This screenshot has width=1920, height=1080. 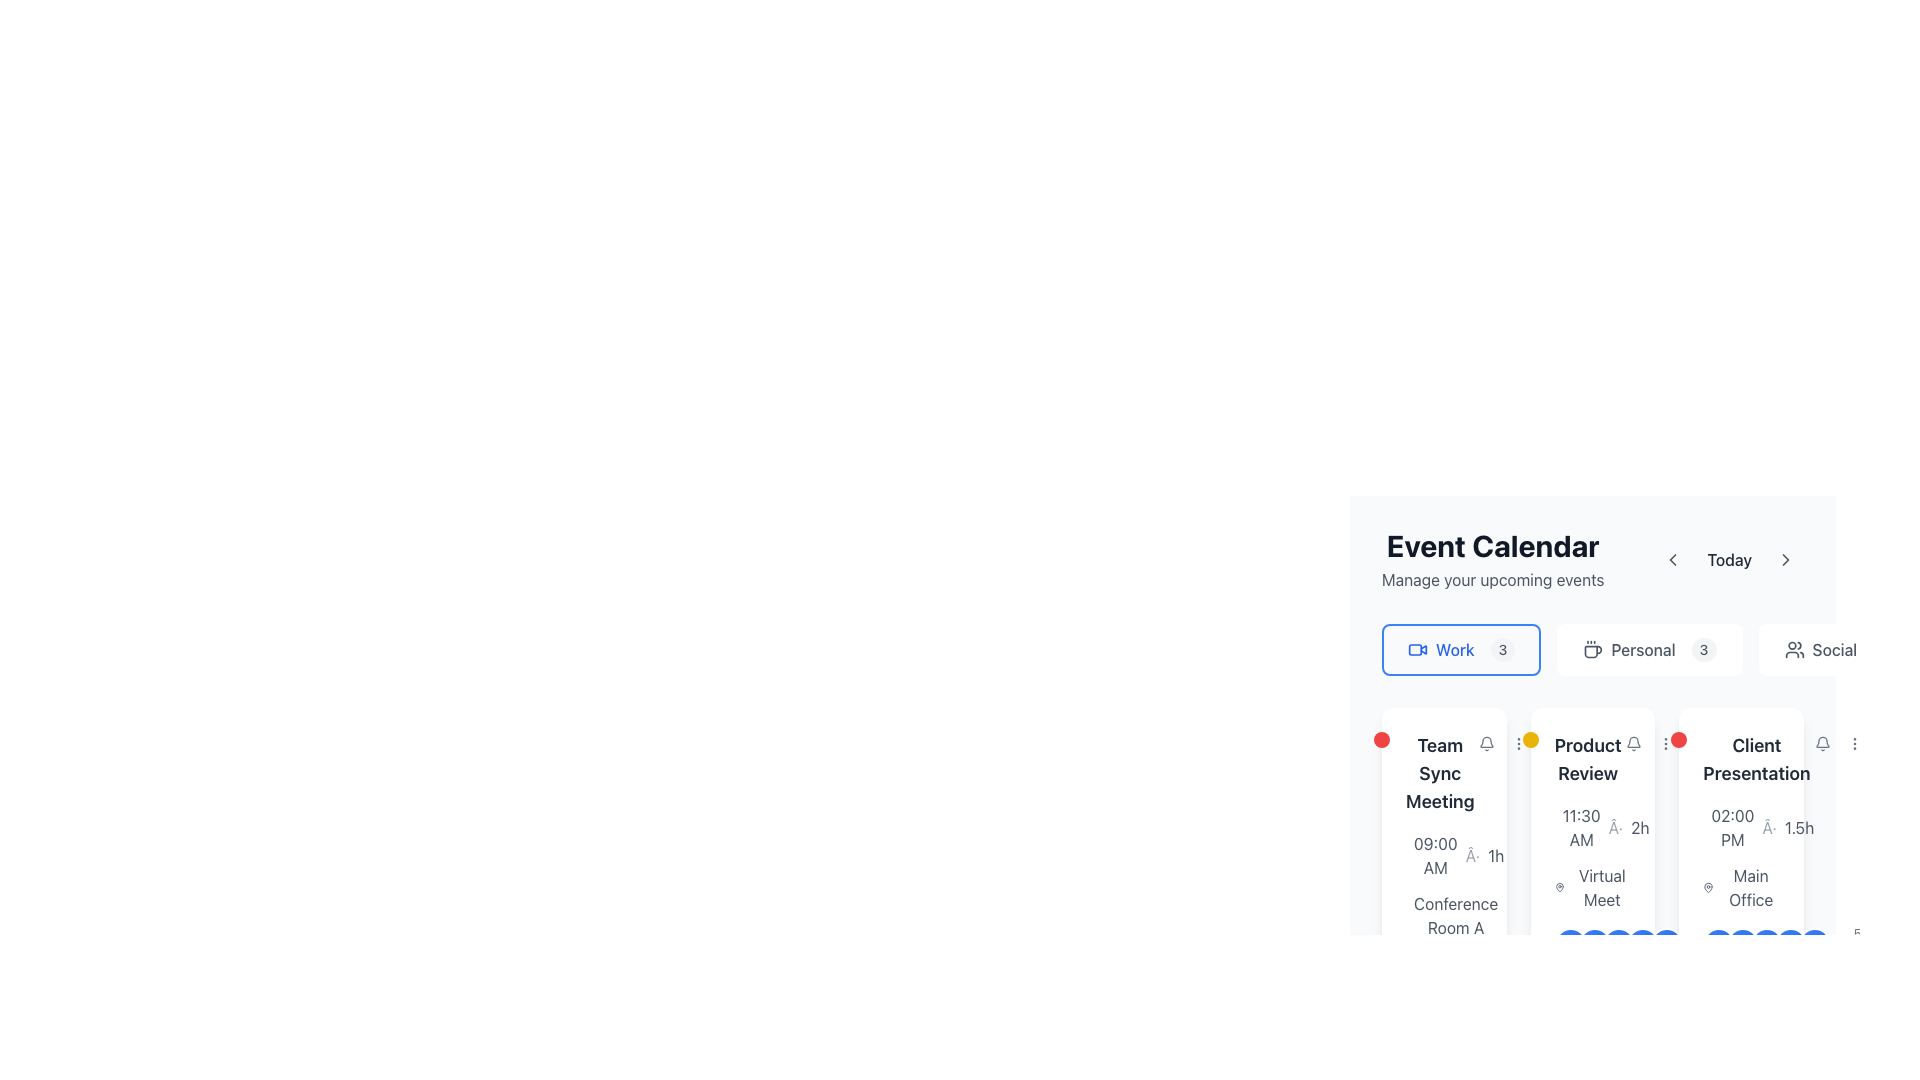 I want to click on the avatar text element in the circular badge located at the bottom-right corner of the user interface, so click(x=1815, y=944).